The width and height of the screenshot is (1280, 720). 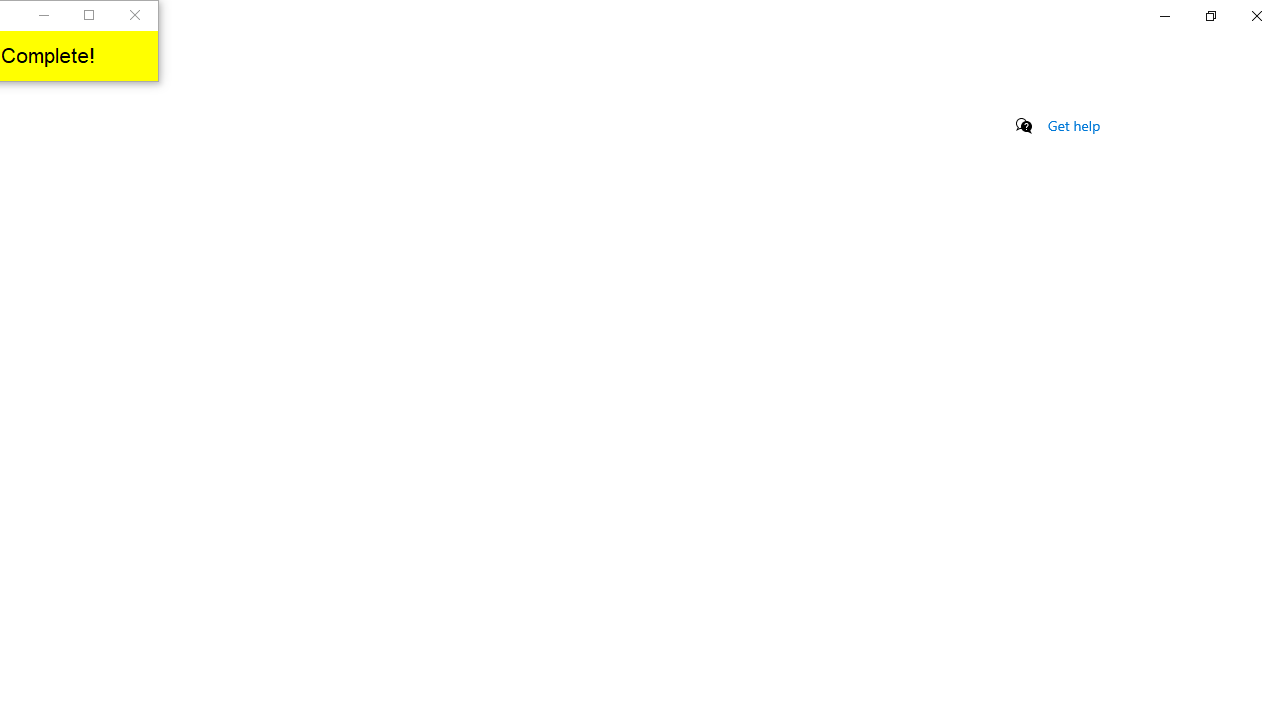 What do you see at coordinates (1073, 125) in the screenshot?
I see `'Get help'` at bounding box center [1073, 125].